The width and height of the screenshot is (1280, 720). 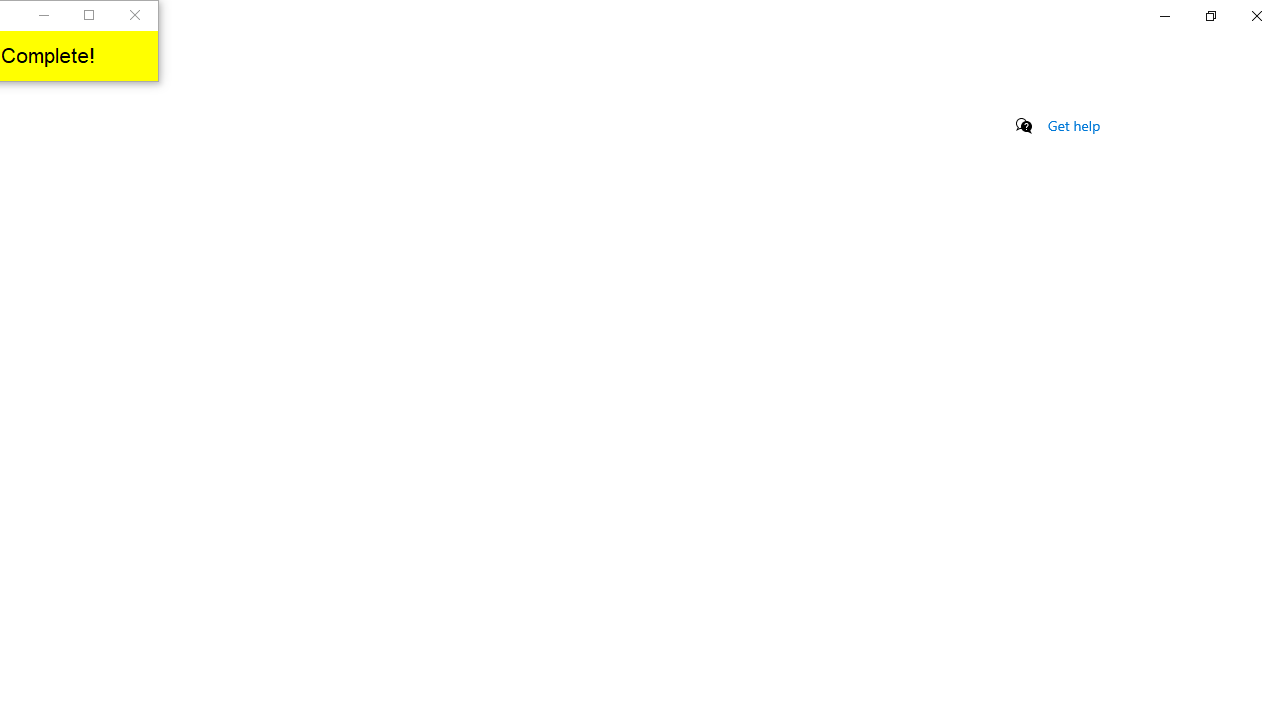 What do you see at coordinates (1073, 125) in the screenshot?
I see `'Get help'` at bounding box center [1073, 125].